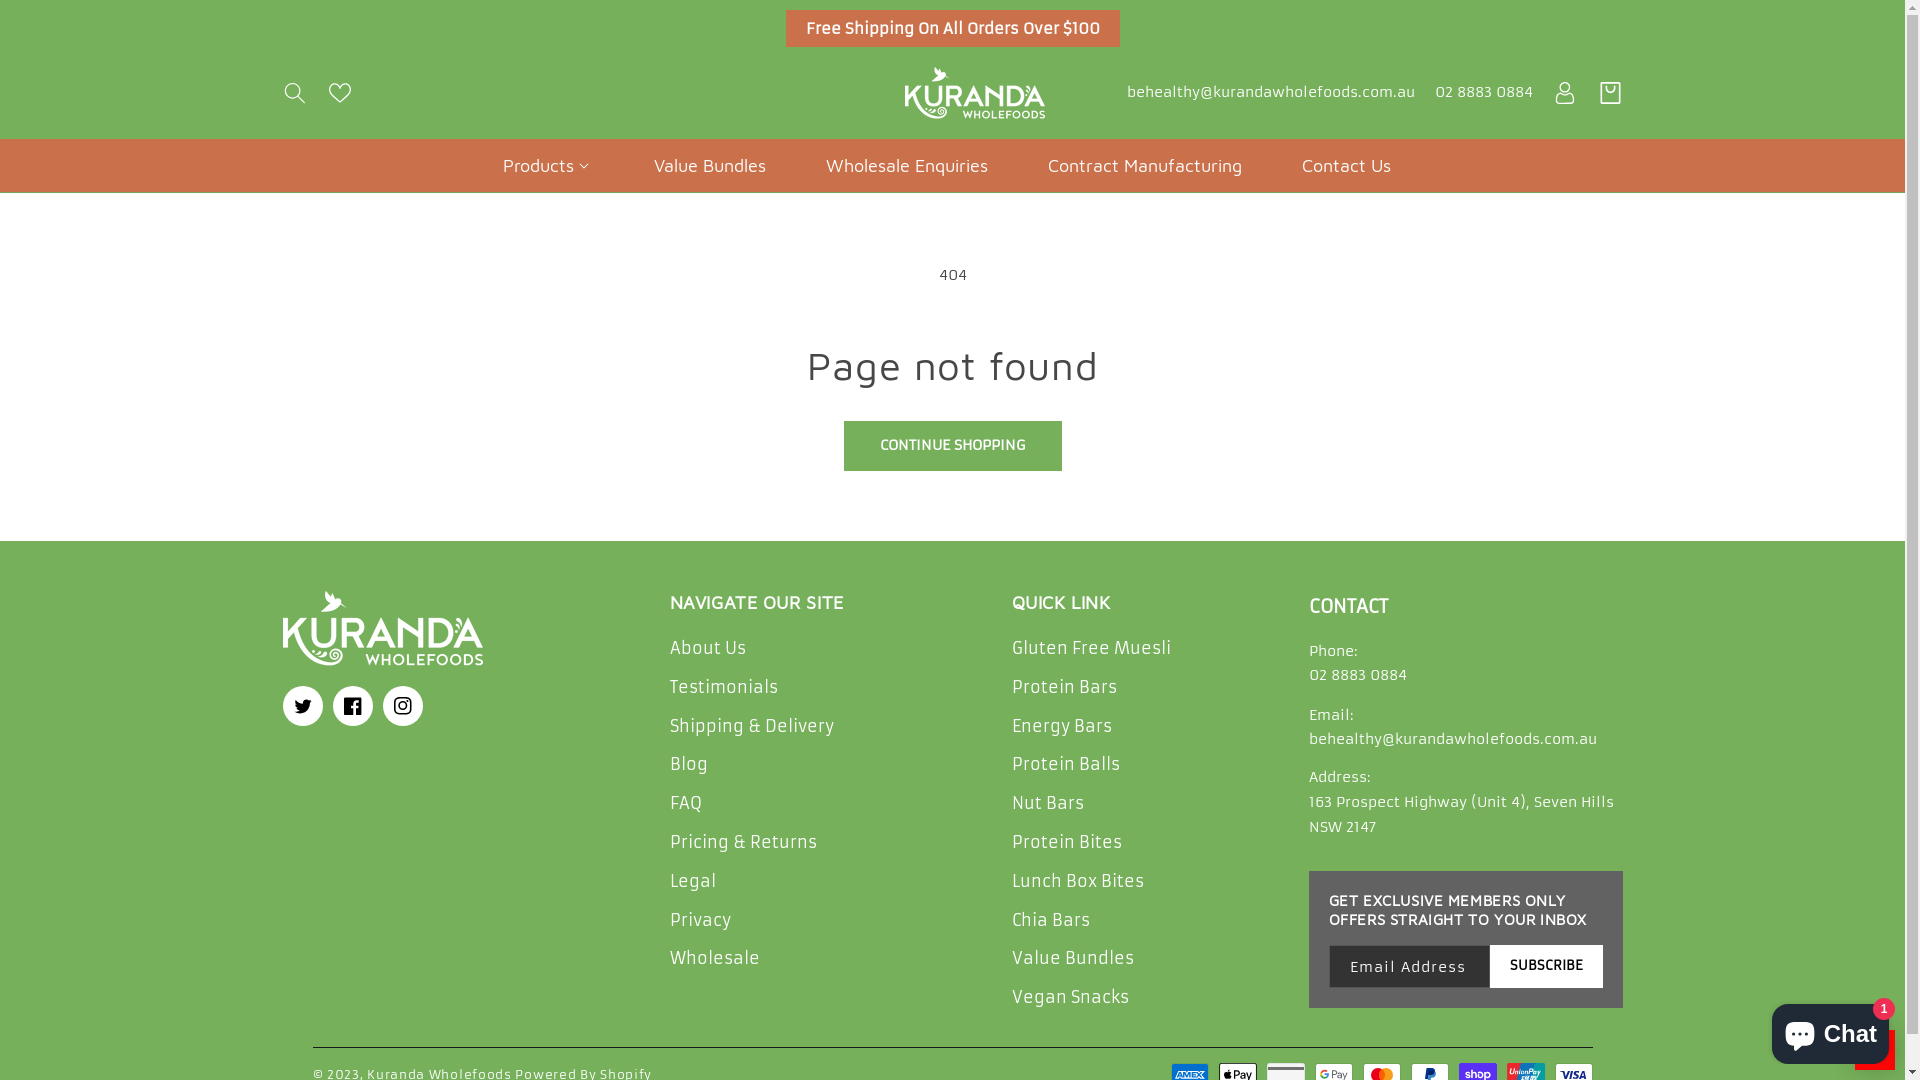 Image resolution: width=1920 pixels, height=1080 pixels. I want to click on 'behealthy@kurandawholefoods.com.au', so click(1269, 92).